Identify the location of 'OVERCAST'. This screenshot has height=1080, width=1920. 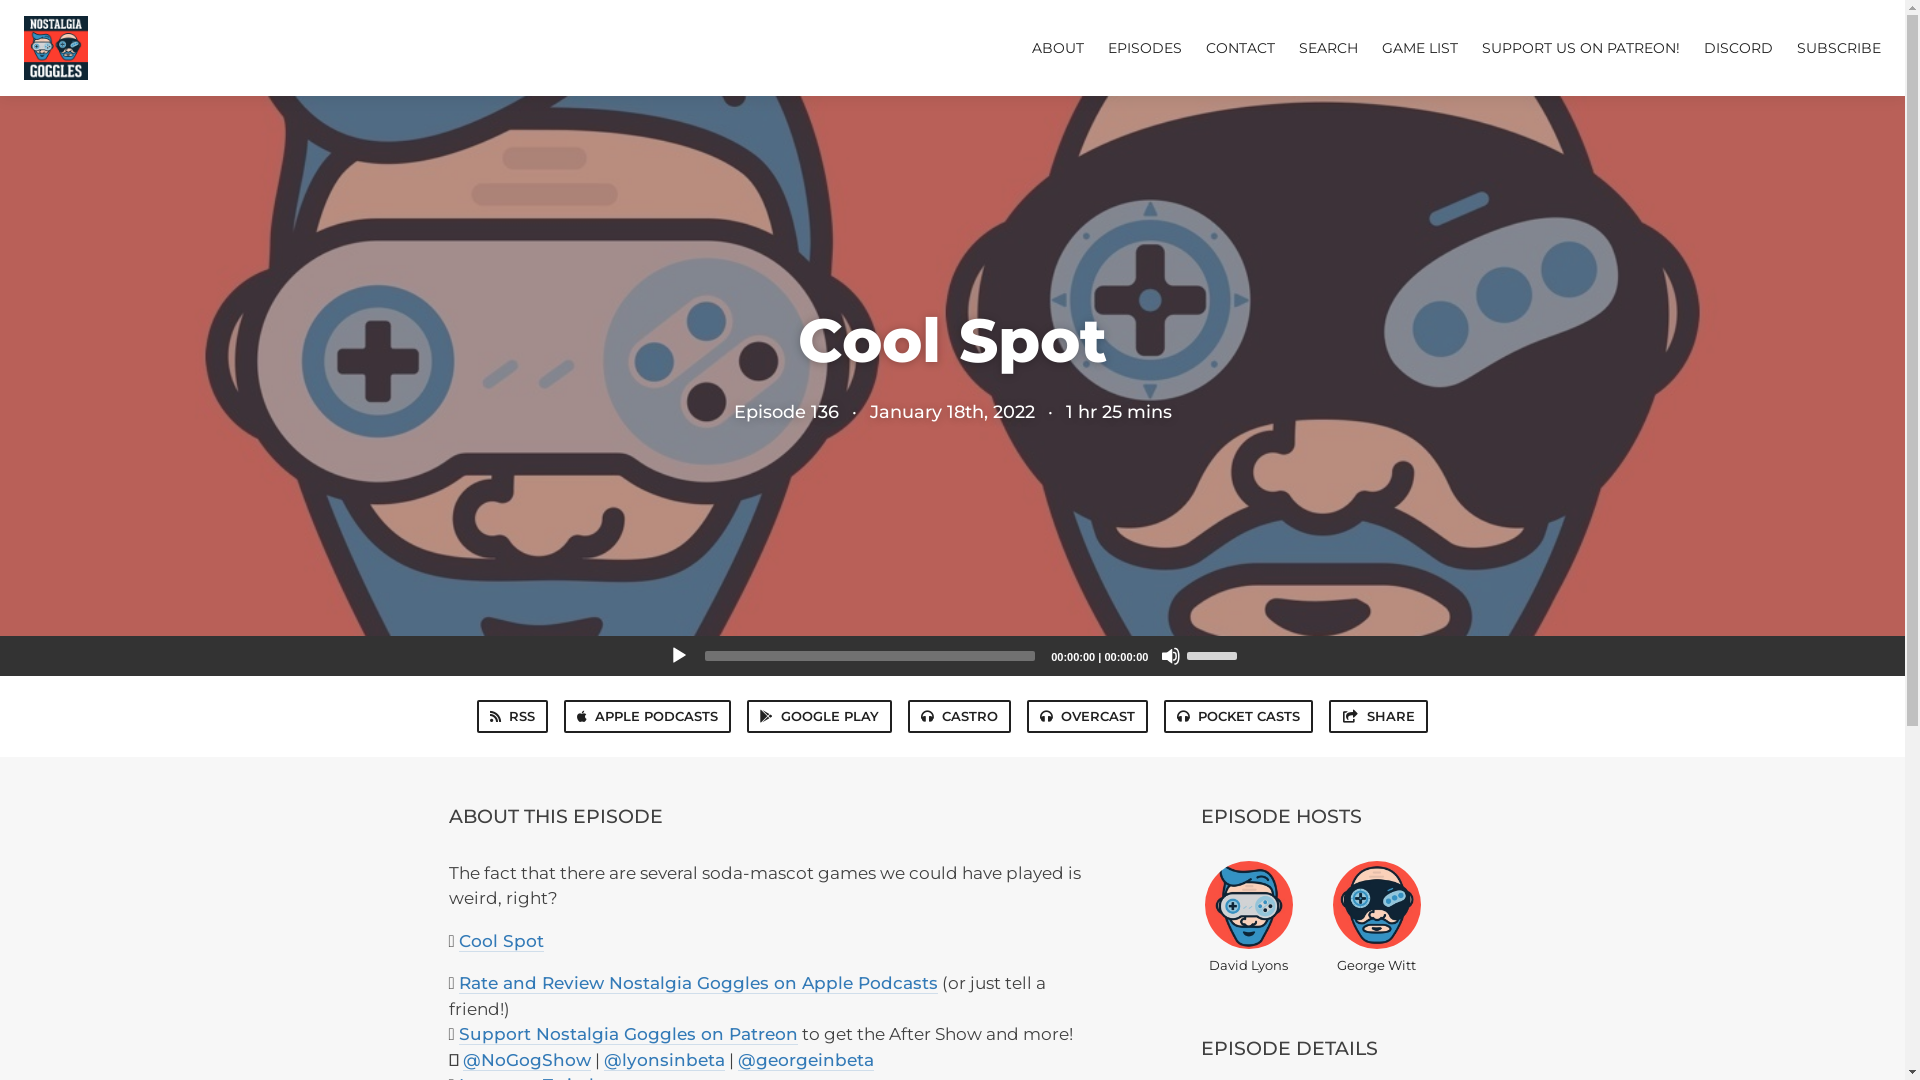
(1086, 715).